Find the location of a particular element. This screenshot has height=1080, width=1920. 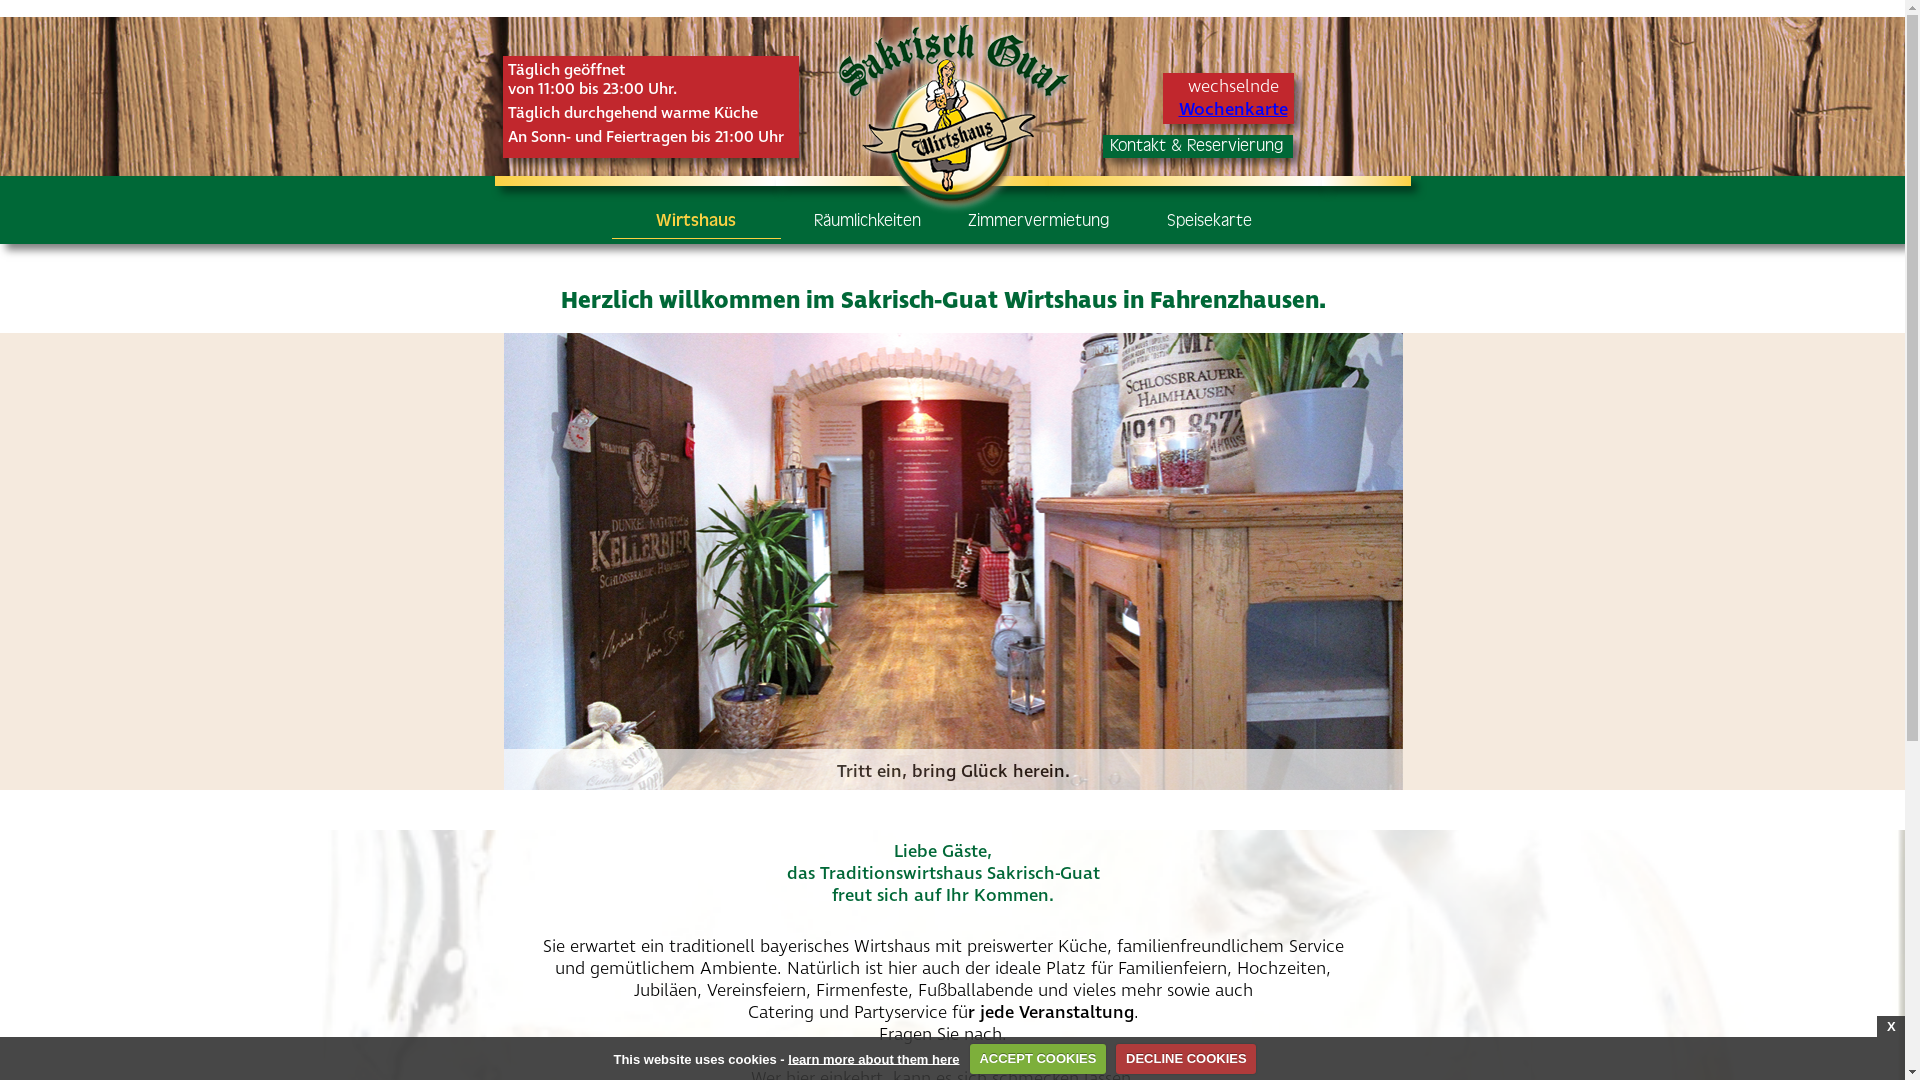

'Wirtshaus' is located at coordinates (696, 221).